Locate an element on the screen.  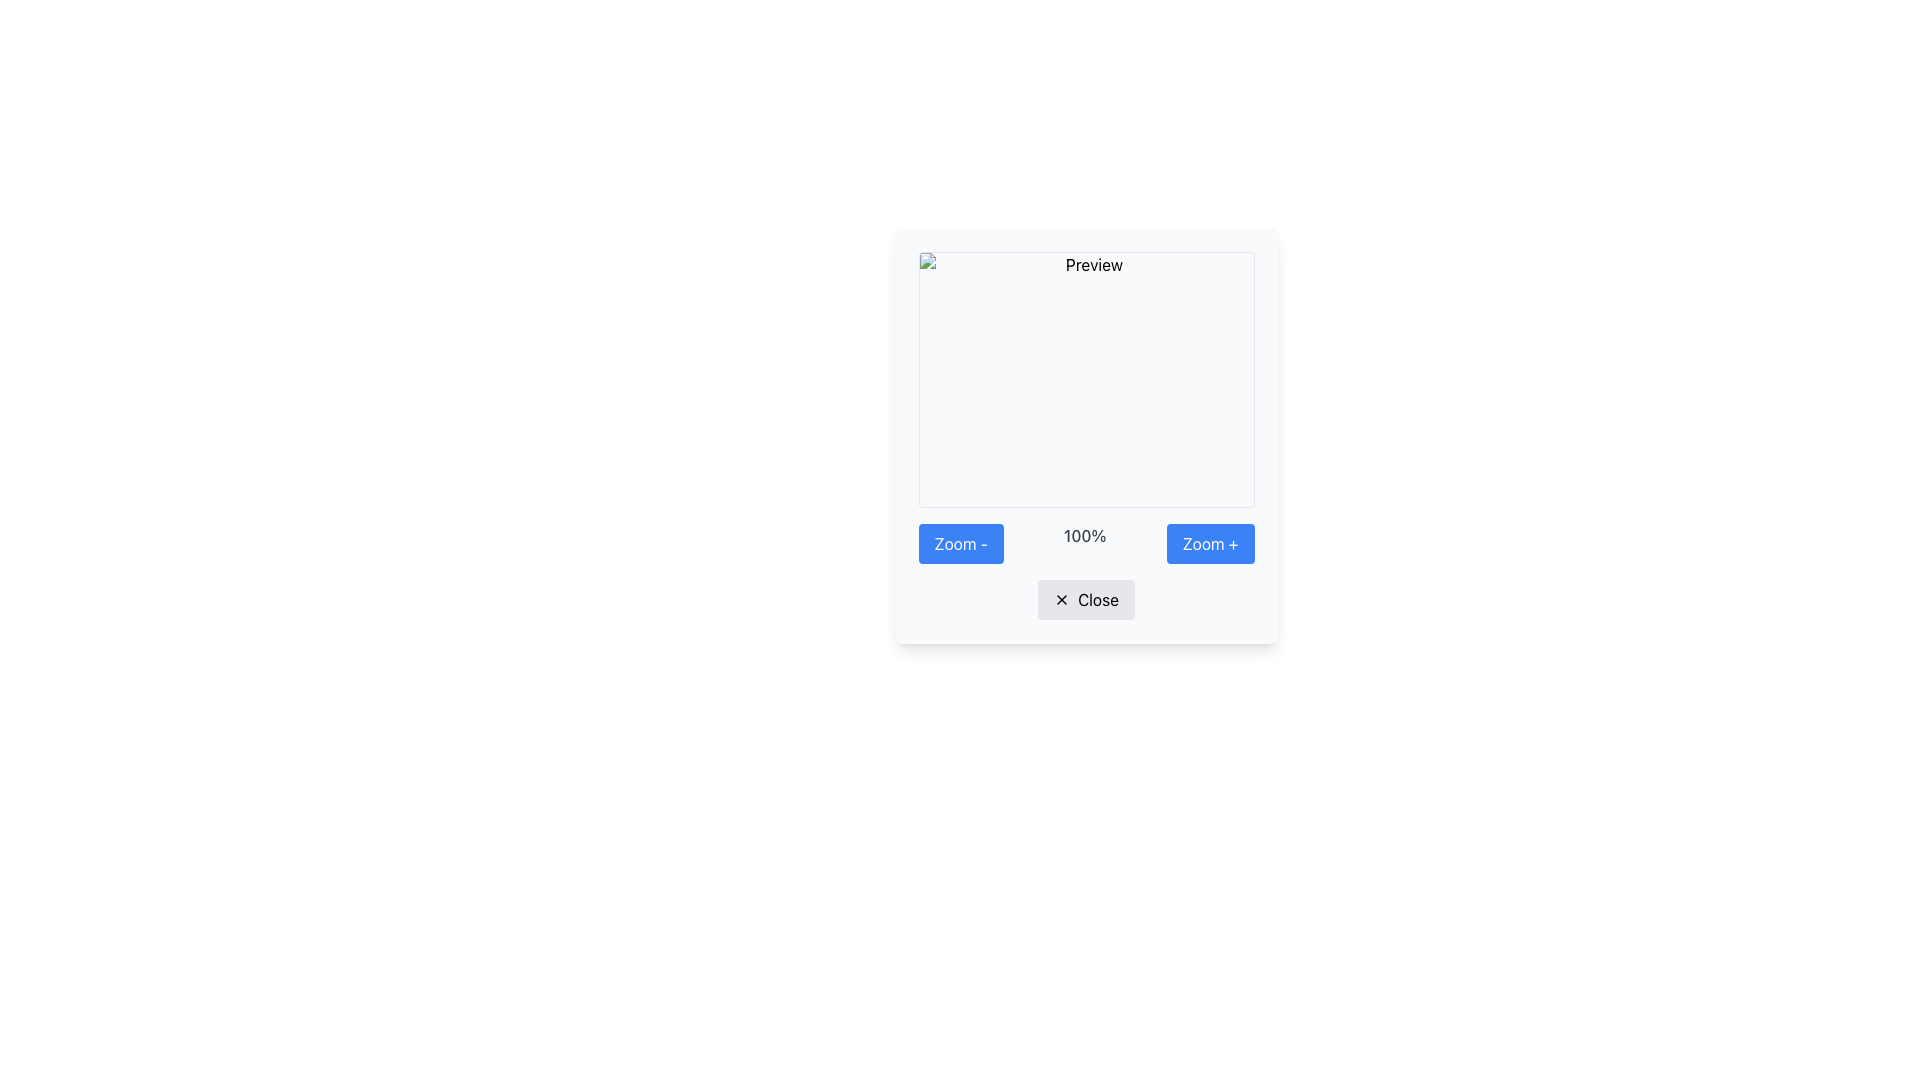
the Text label displaying '100%' in gray font, which is centrally located in the control bar flanked by 'Zoom -' and 'Zoom +' buttons is located at coordinates (1084, 543).